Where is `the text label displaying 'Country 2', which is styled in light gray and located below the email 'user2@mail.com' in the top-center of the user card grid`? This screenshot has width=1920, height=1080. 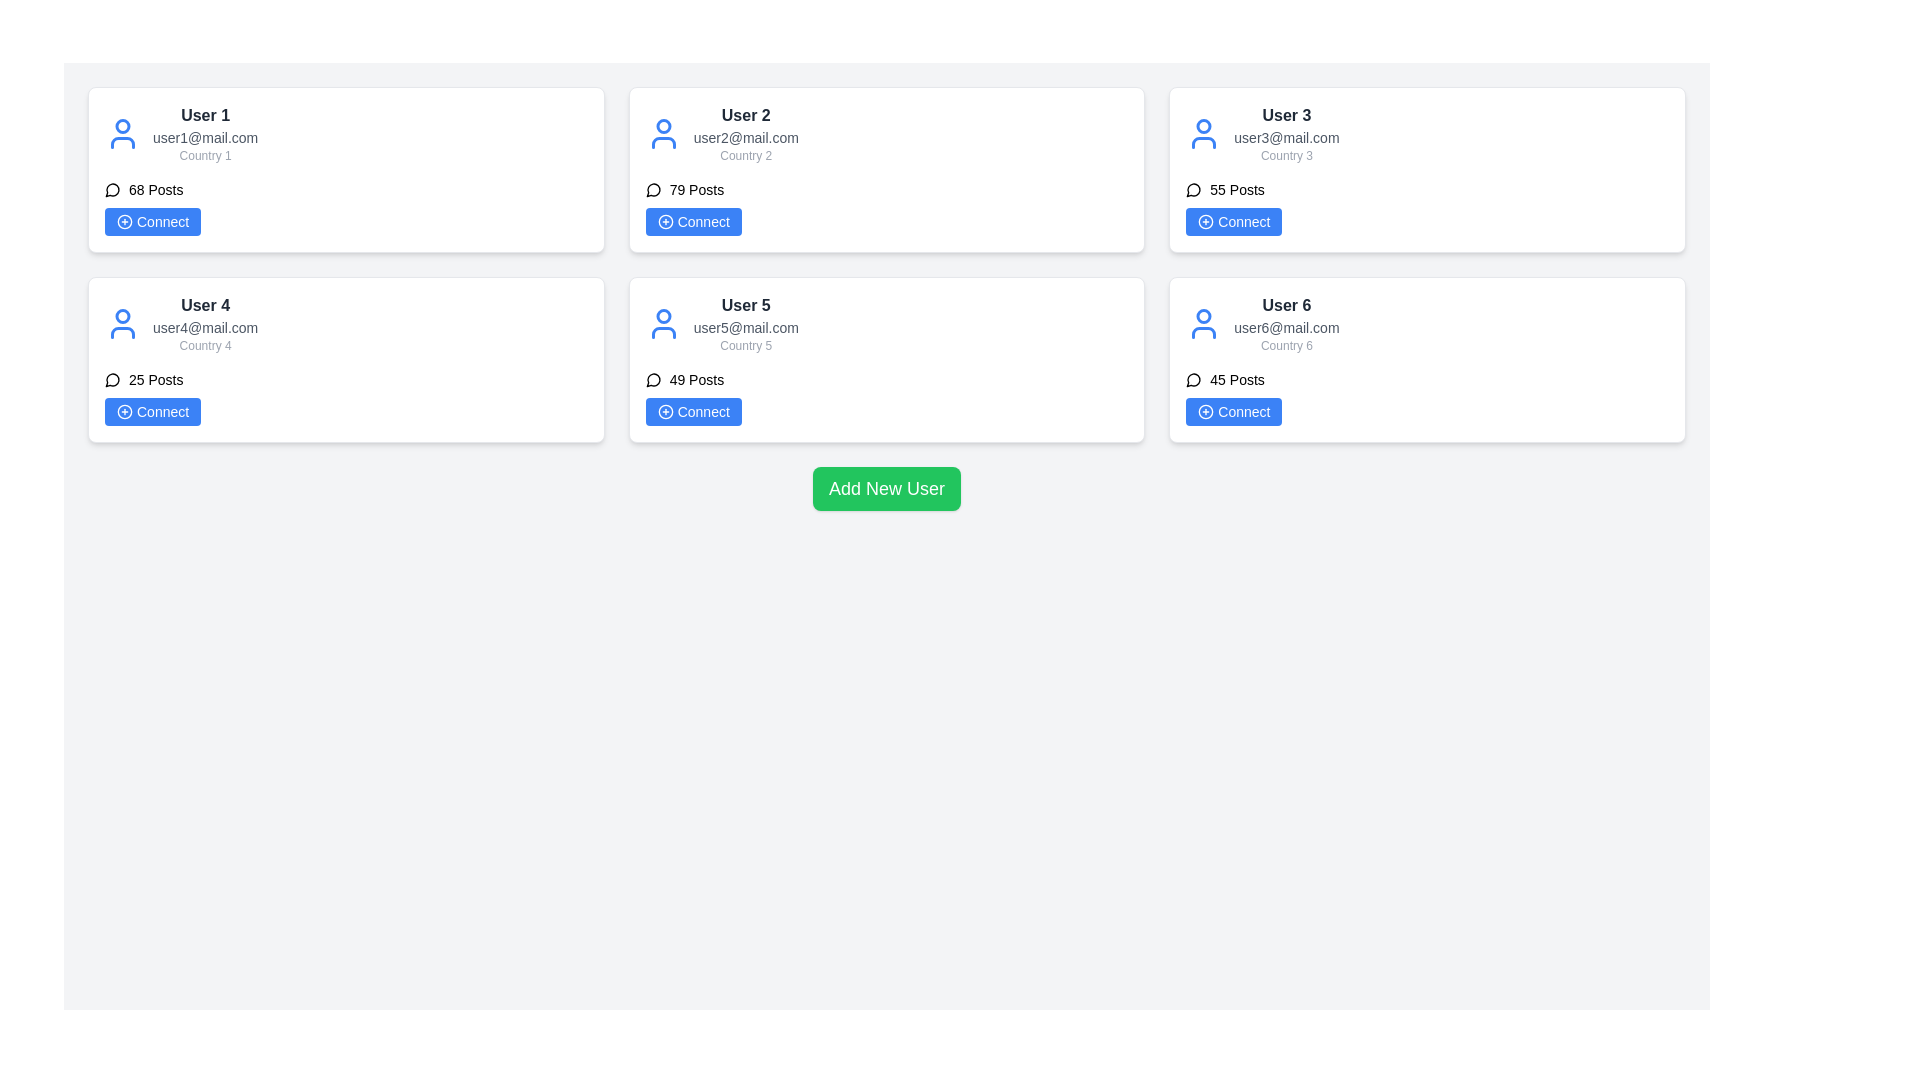
the text label displaying 'Country 2', which is styled in light gray and located below the email 'user2@mail.com' in the top-center of the user card grid is located at coordinates (745, 154).